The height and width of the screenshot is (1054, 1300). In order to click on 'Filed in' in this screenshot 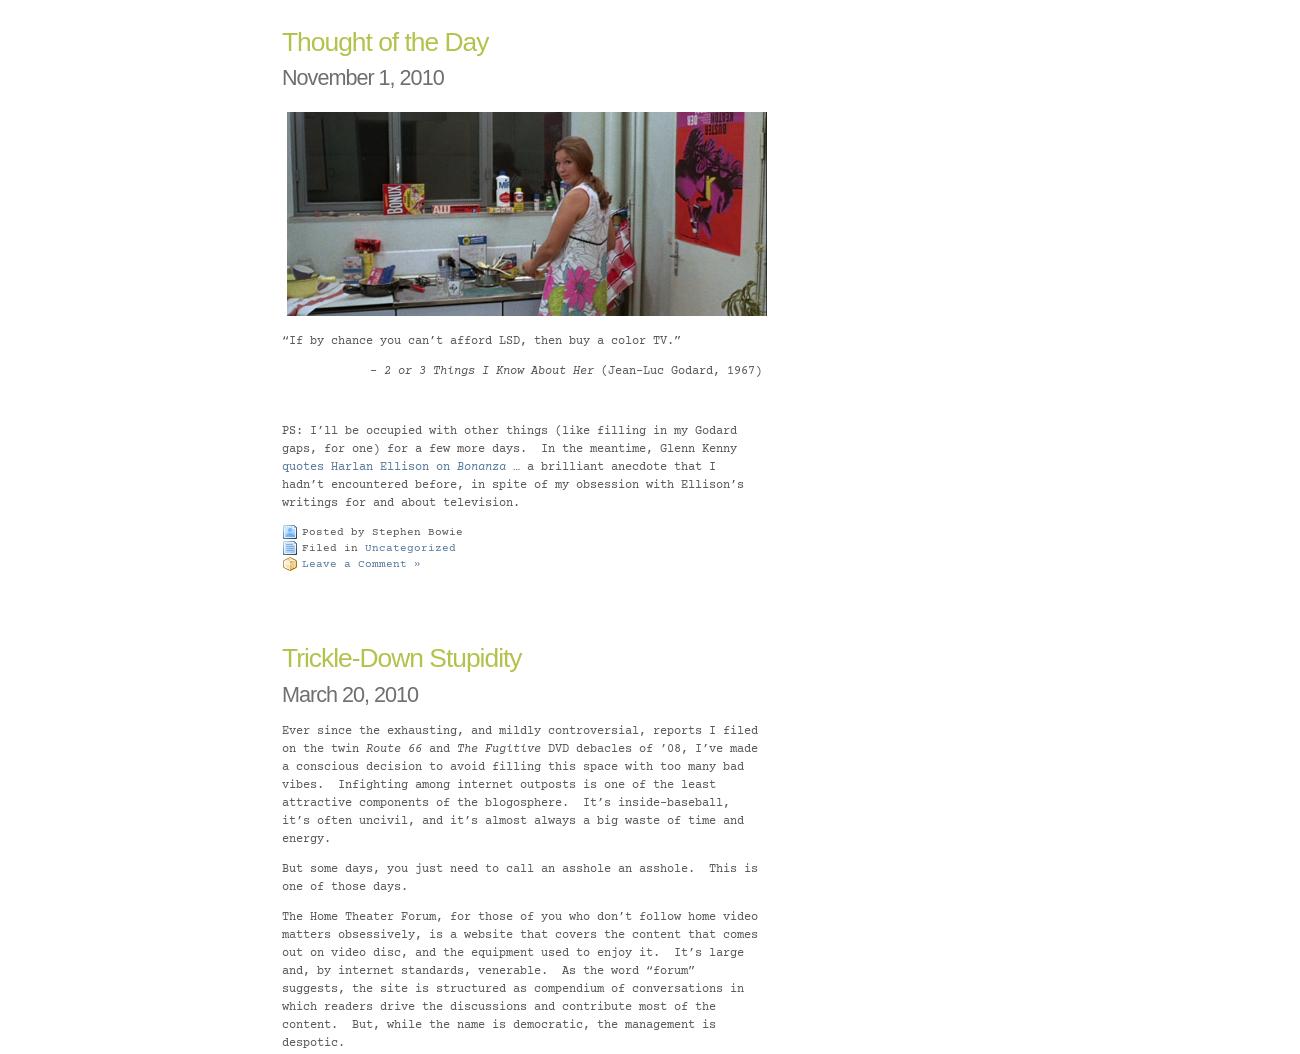, I will do `click(332, 549)`.